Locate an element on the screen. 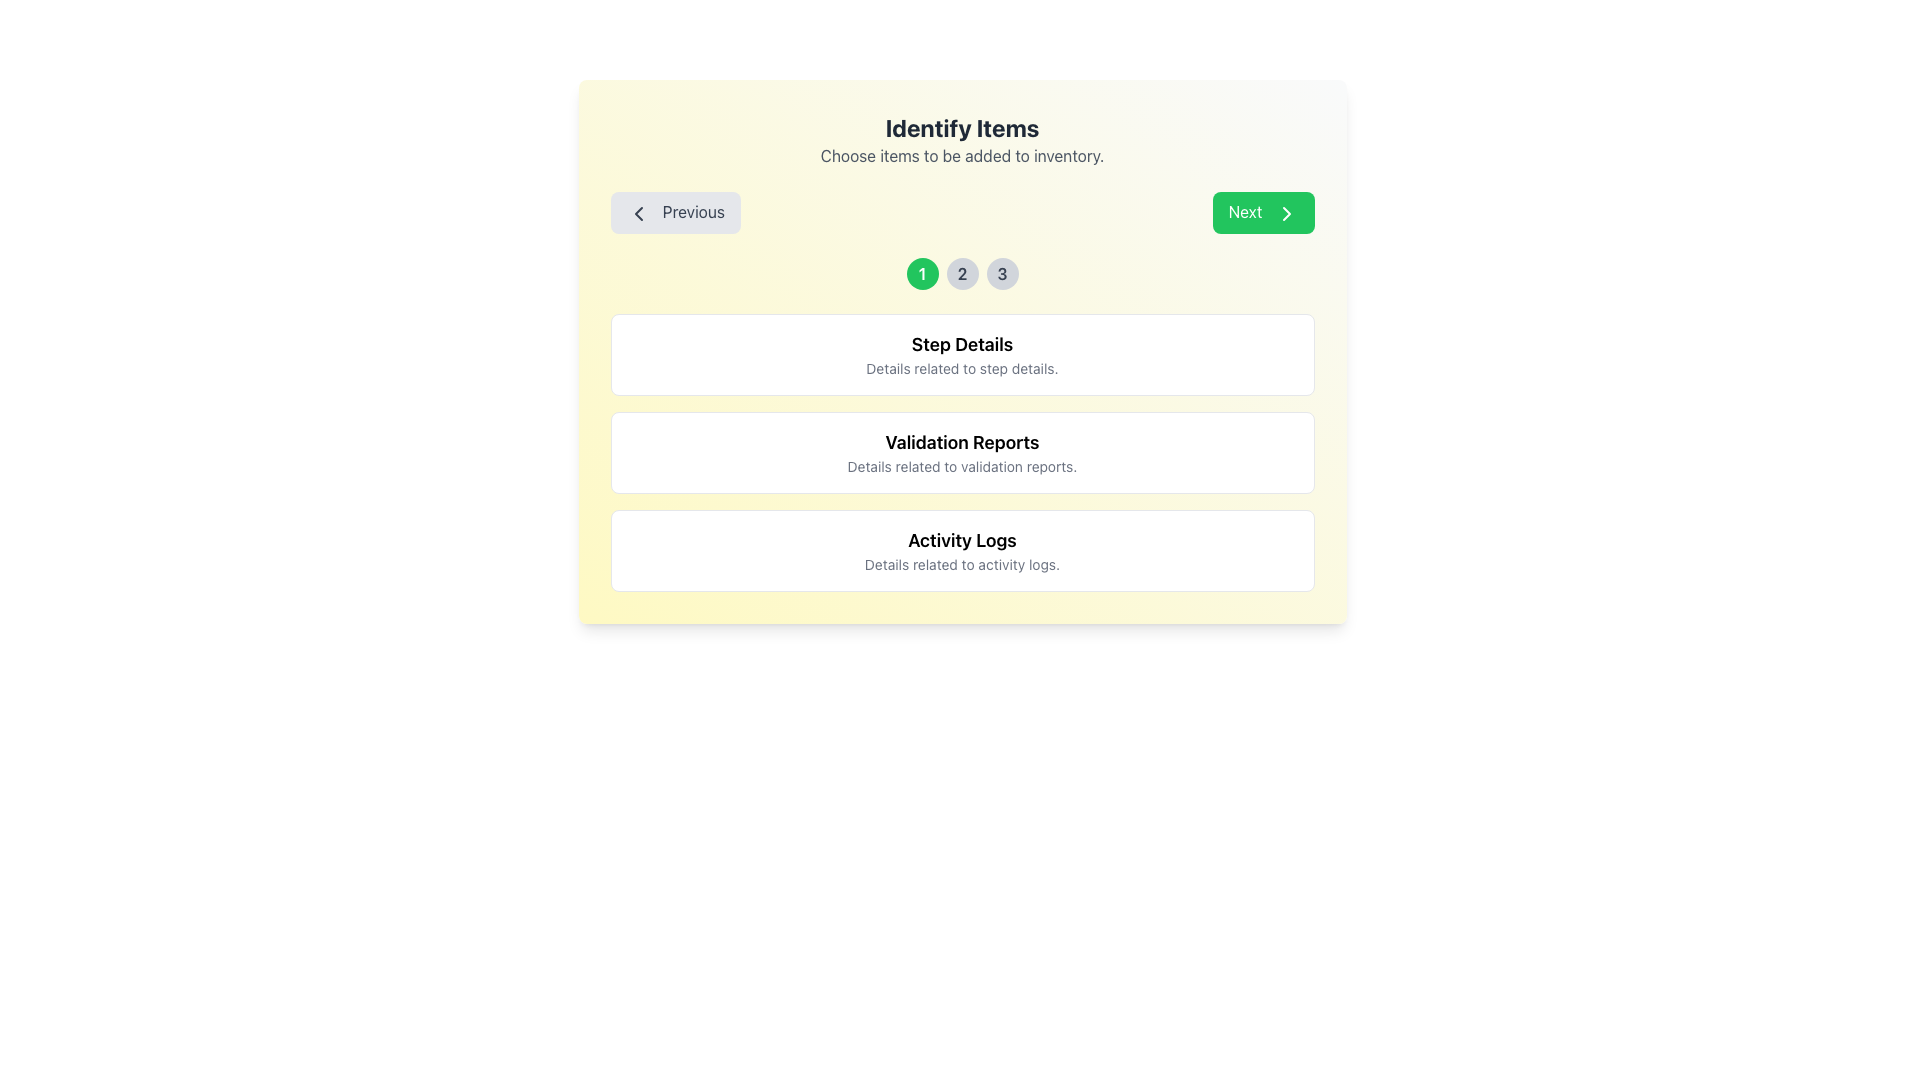 The height and width of the screenshot is (1080, 1920). the second step indicator button in the step navigation interface, positioned between the buttons labeled '1' and '3' is located at coordinates (962, 273).